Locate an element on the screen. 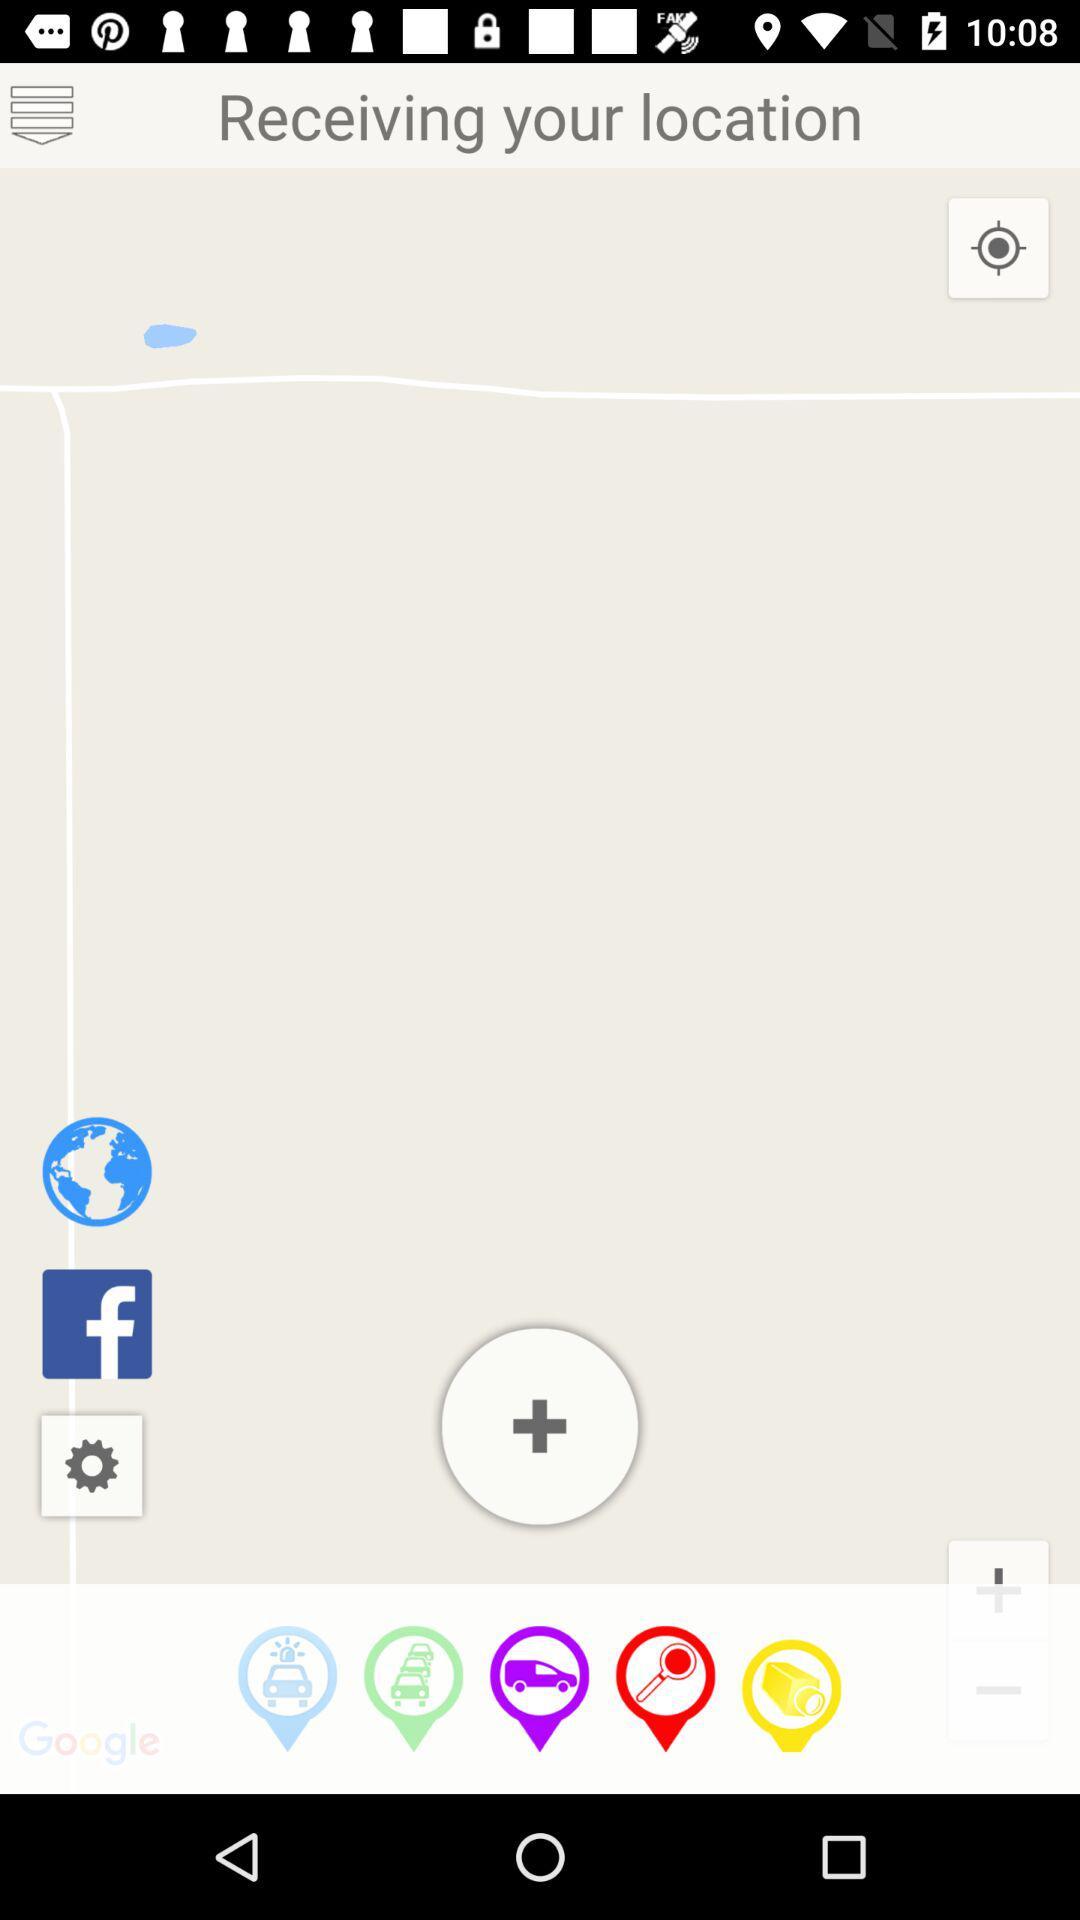 This screenshot has width=1080, height=1920. the item below receiving your location is located at coordinates (97, 1171).